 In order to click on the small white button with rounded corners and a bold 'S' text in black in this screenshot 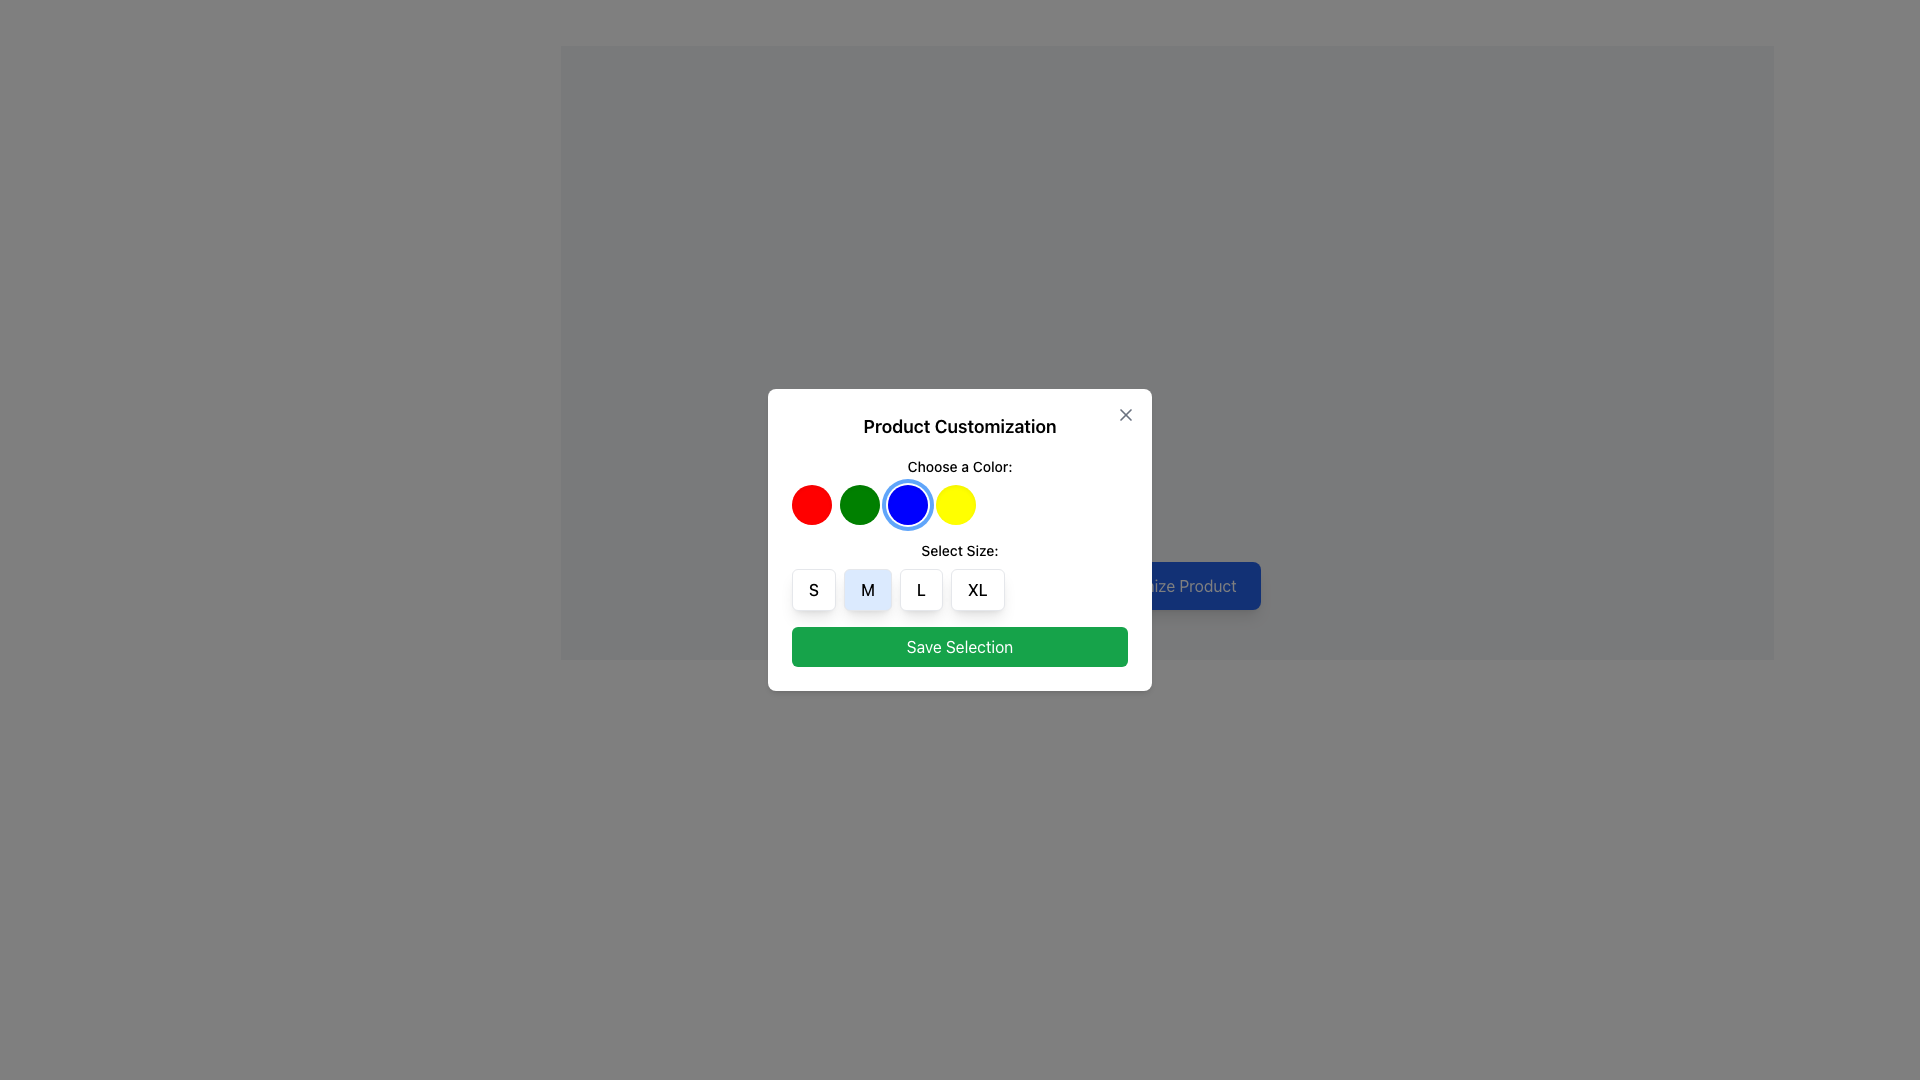, I will do `click(814, 589)`.